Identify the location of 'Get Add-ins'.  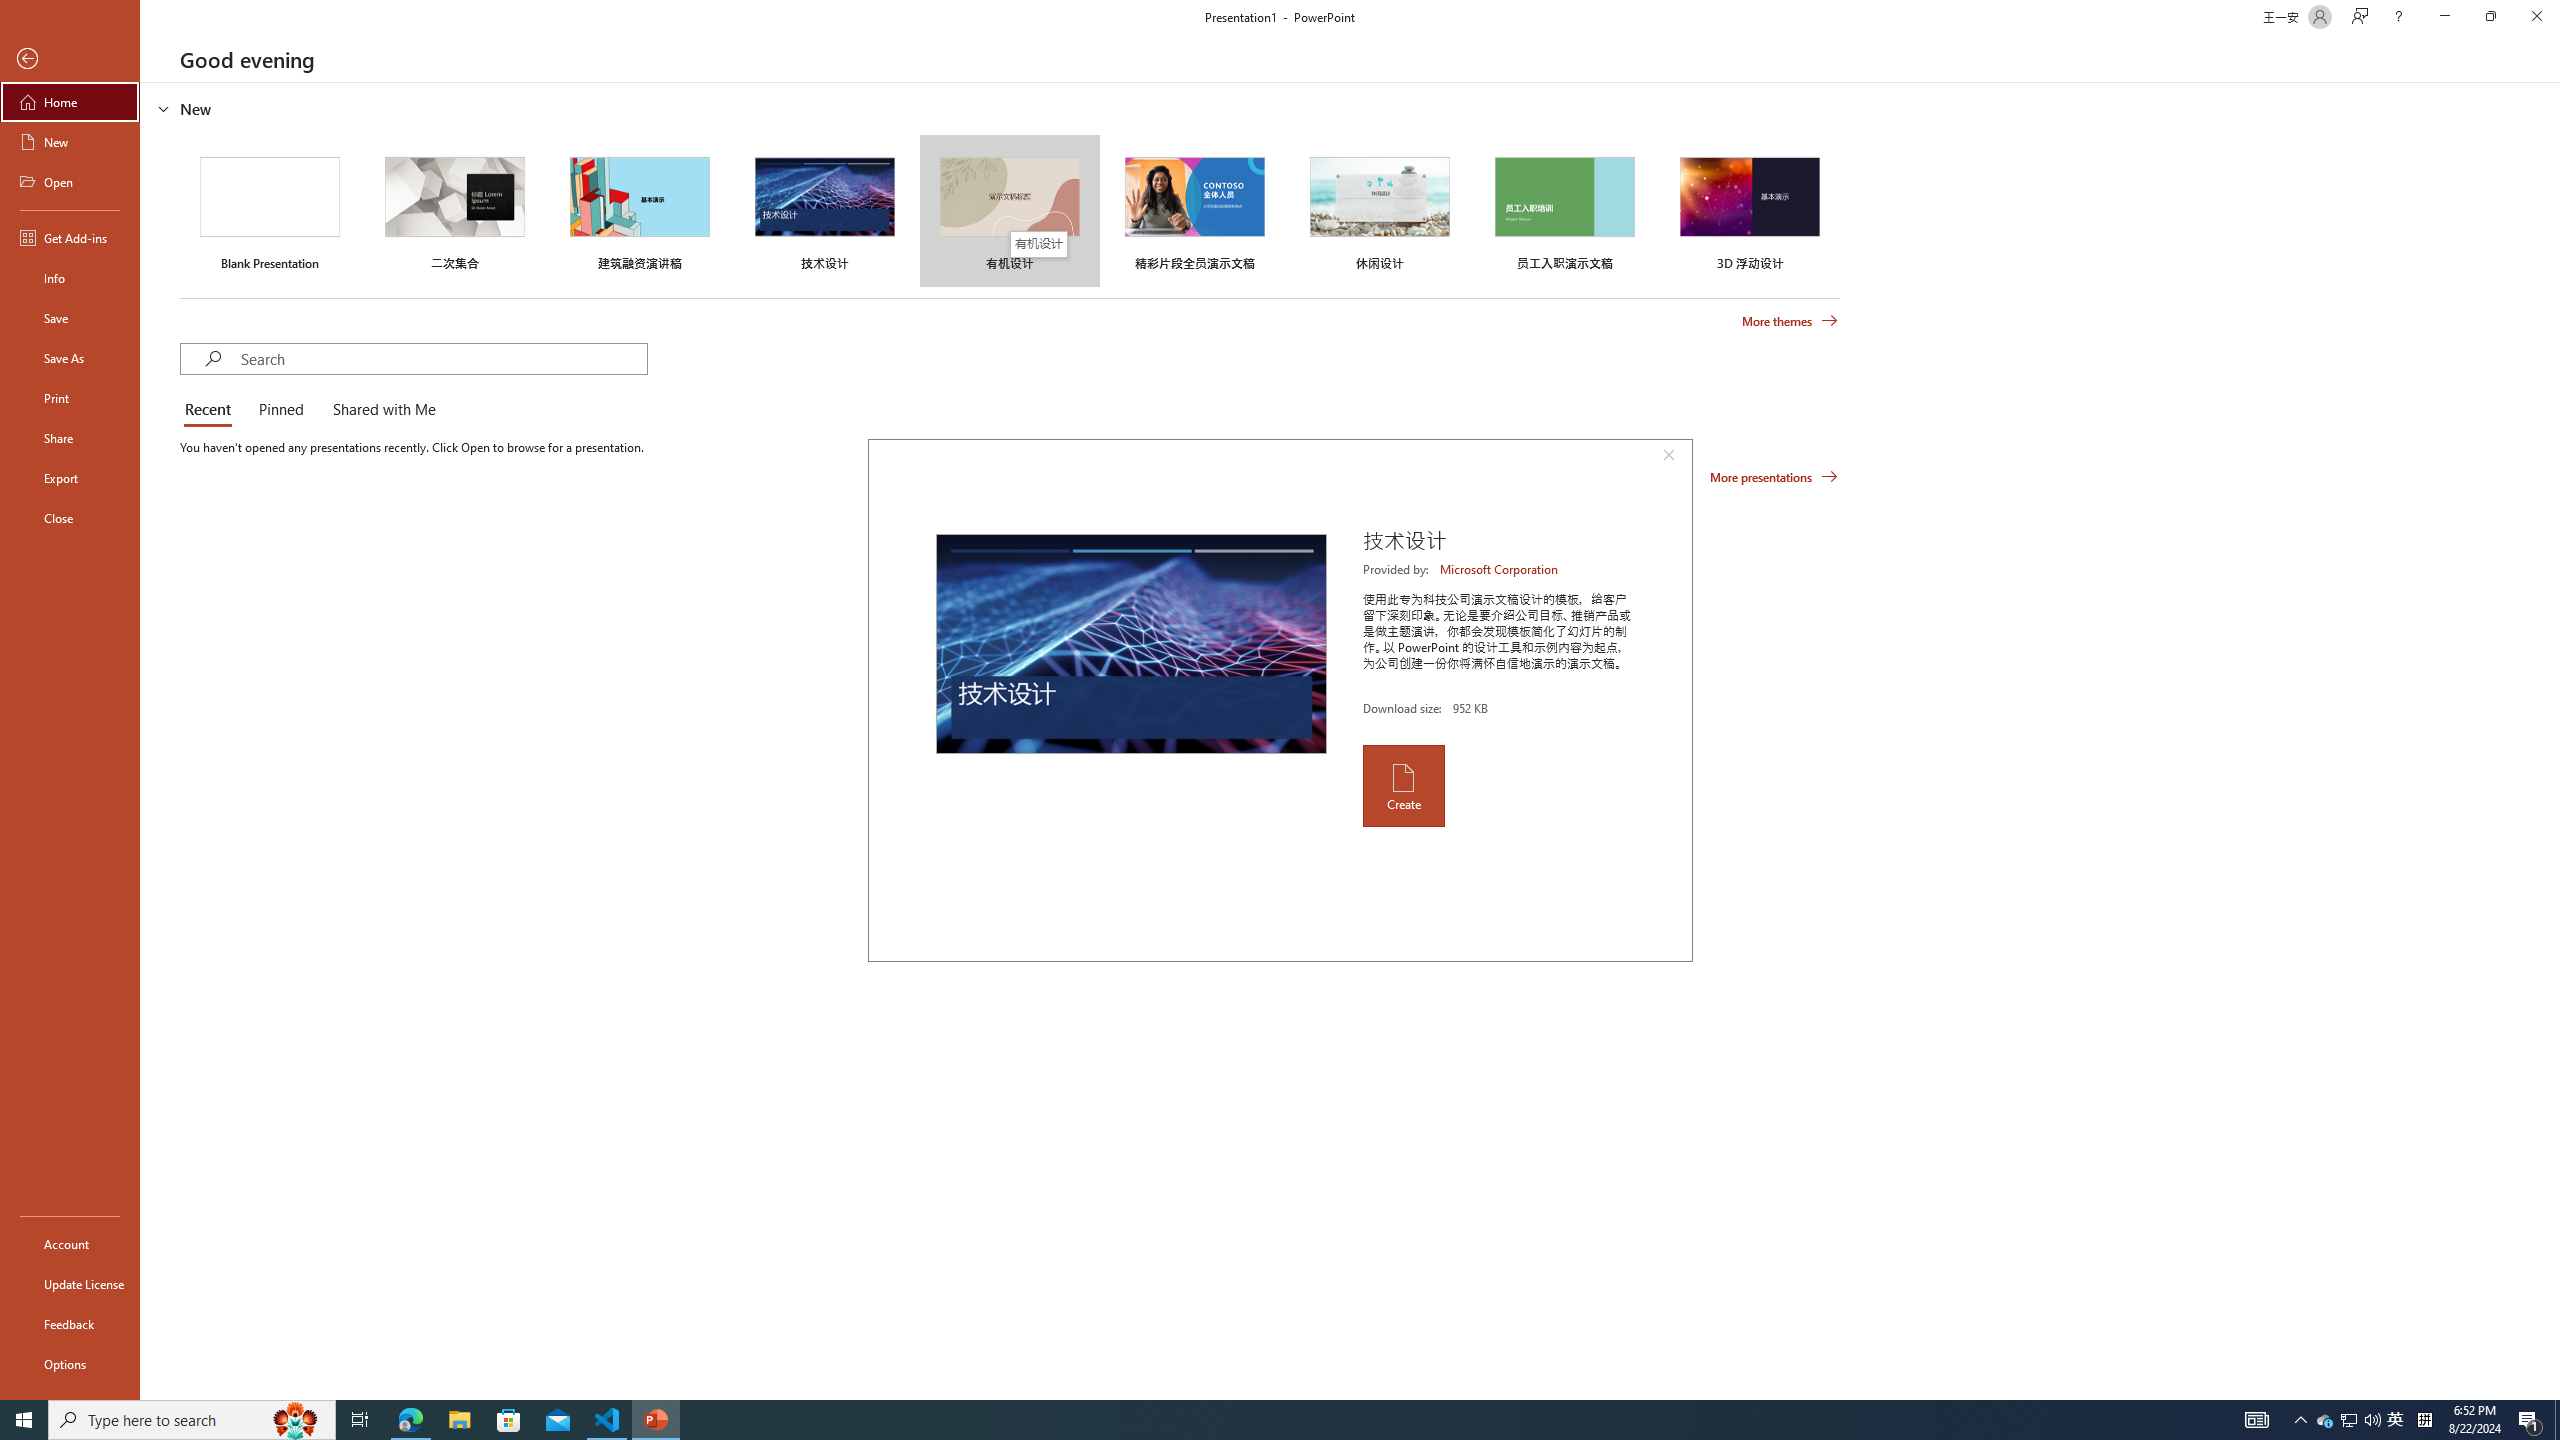
(69, 237).